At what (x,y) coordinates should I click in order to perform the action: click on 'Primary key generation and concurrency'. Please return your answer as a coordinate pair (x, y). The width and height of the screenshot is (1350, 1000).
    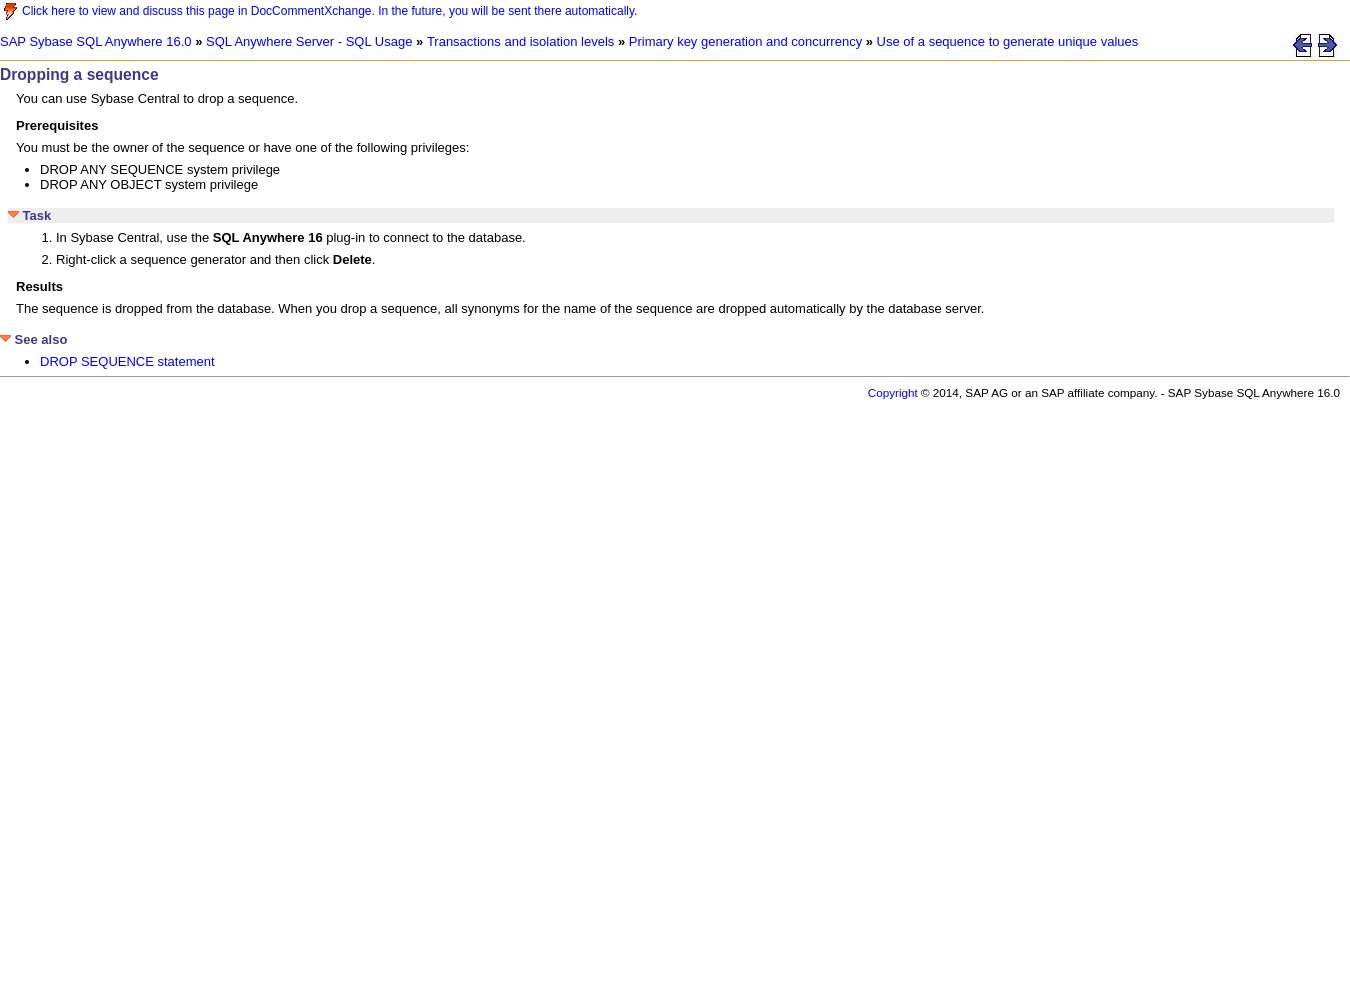
    Looking at the image, I should click on (744, 41).